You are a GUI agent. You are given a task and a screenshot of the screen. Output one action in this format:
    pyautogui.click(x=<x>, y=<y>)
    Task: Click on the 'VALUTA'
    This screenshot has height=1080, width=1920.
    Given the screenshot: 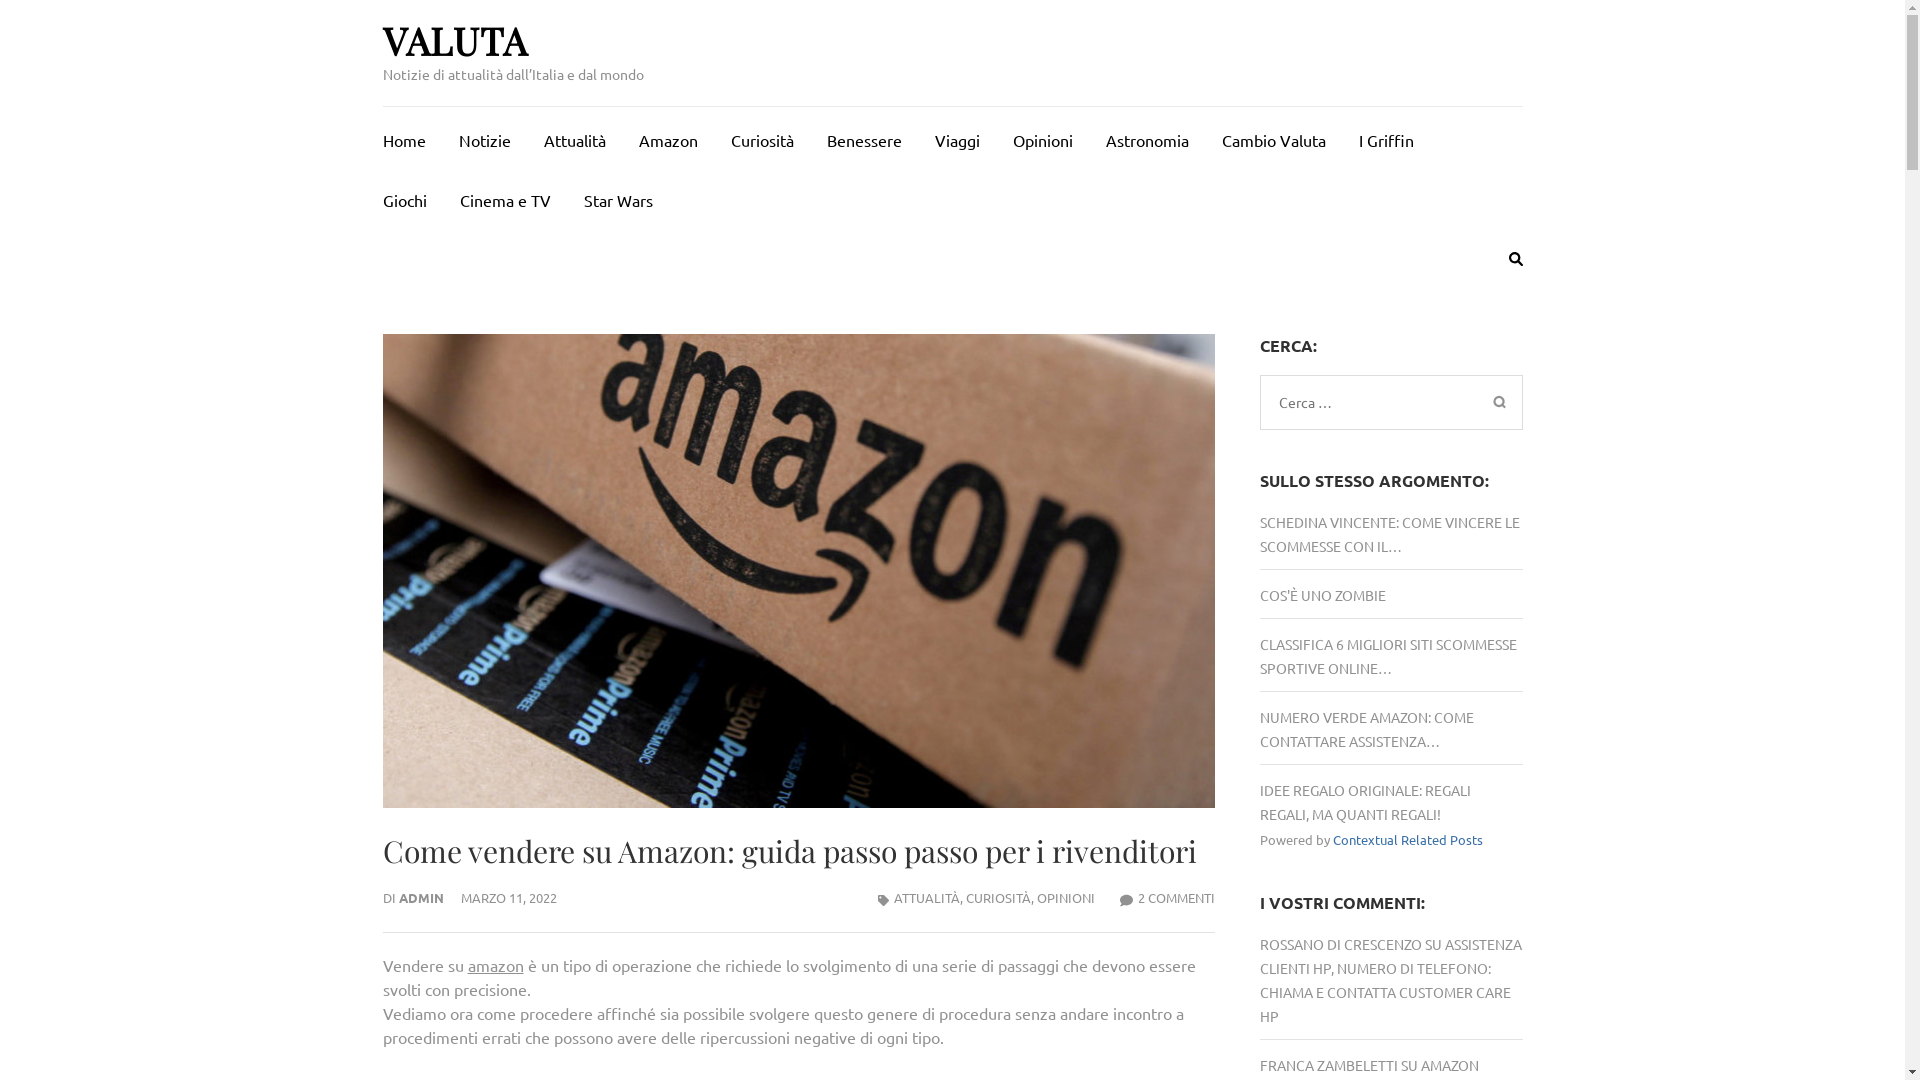 What is the action you would take?
    pyautogui.click(x=453, y=40)
    